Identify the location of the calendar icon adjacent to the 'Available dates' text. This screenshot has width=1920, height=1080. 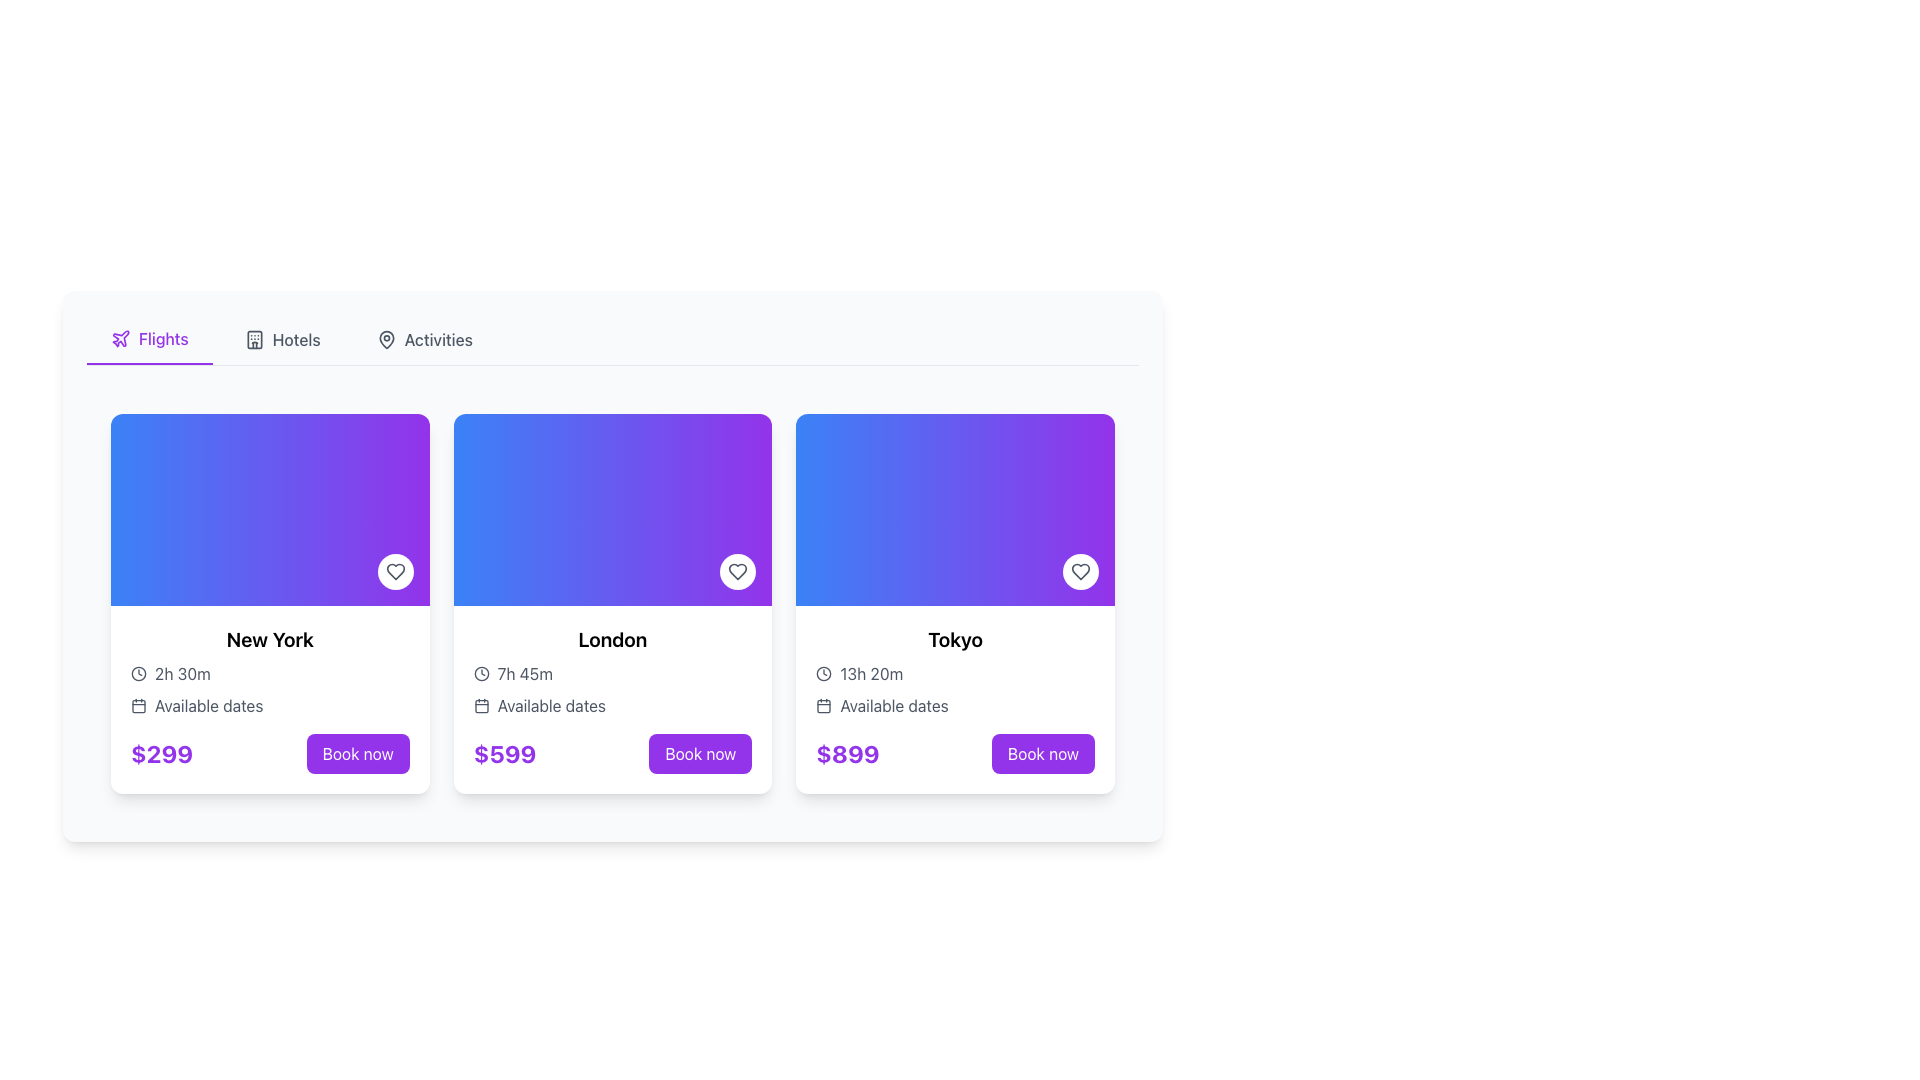
(824, 704).